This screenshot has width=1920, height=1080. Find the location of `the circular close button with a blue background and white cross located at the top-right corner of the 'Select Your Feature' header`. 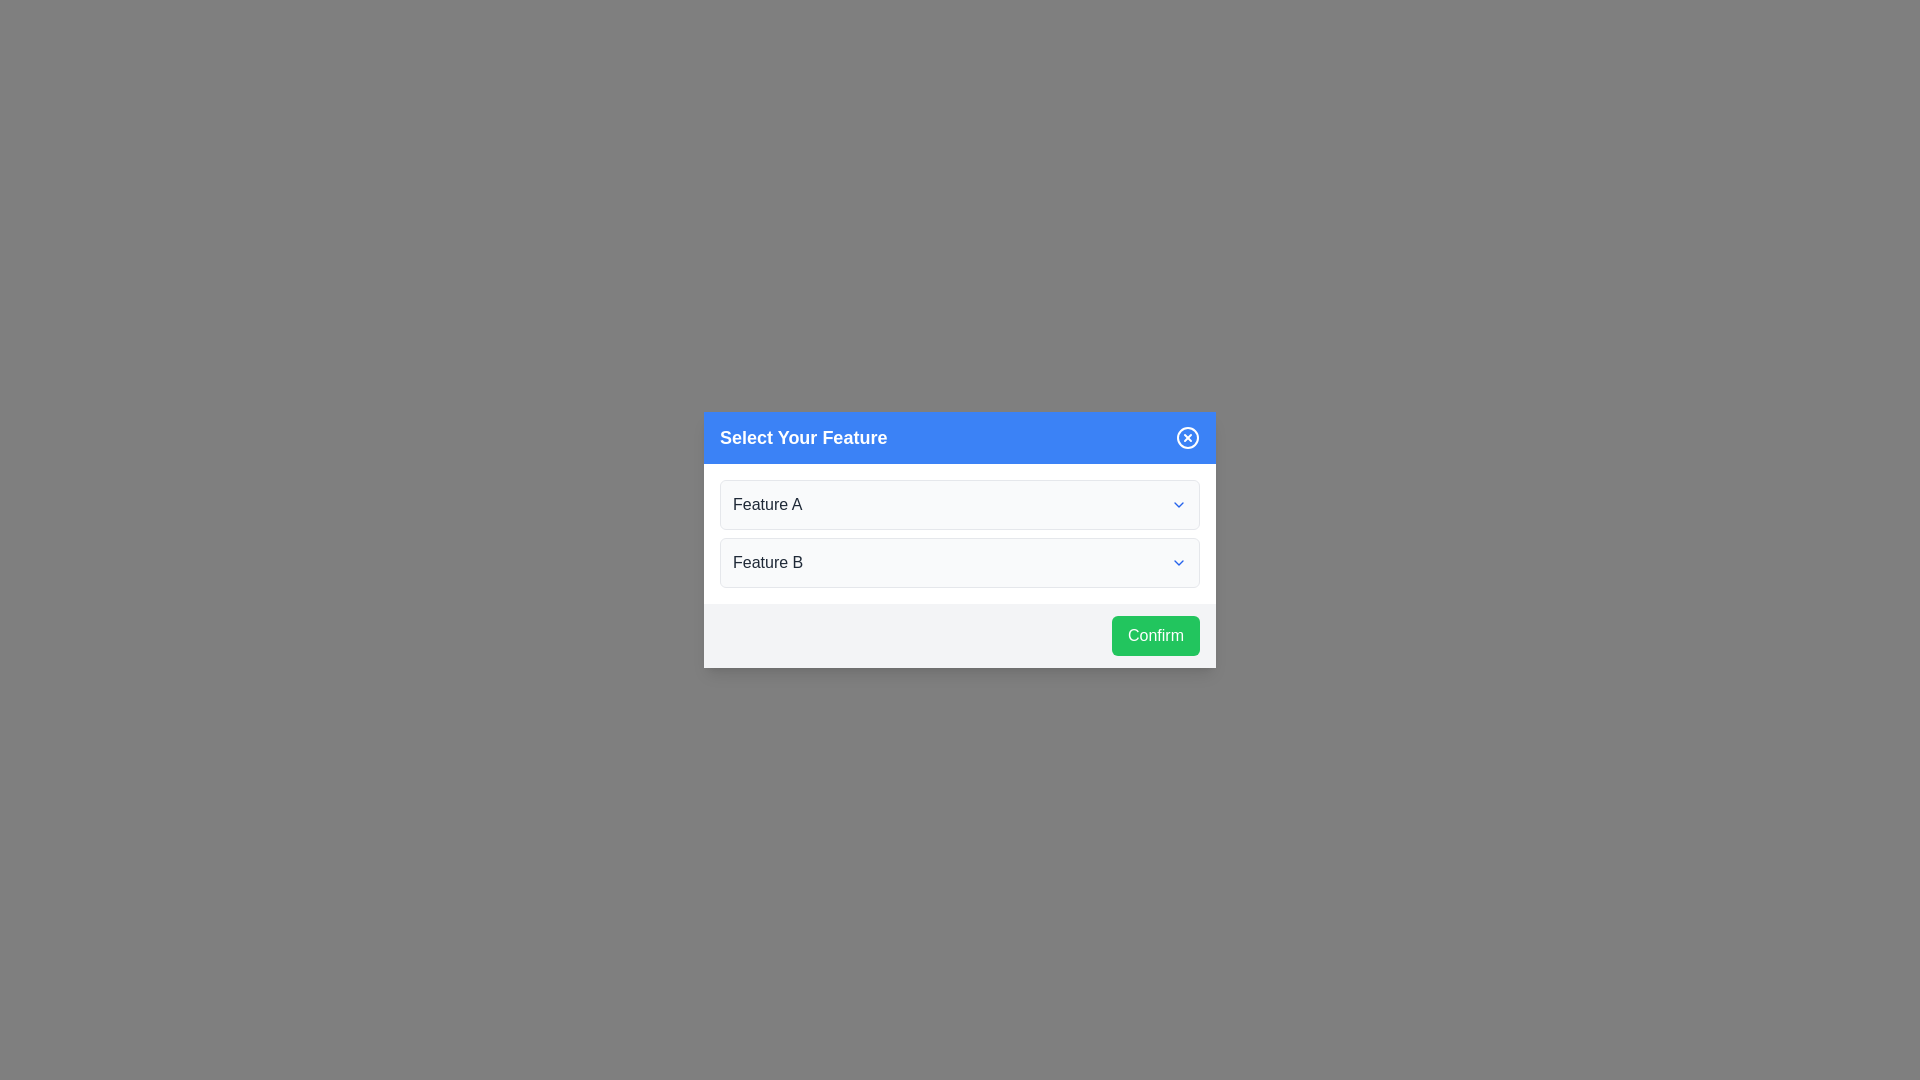

the circular close button with a blue background and white cross located at the top-right corner of the 'Select Your Feature' header is located at coordinates (1188, 437).